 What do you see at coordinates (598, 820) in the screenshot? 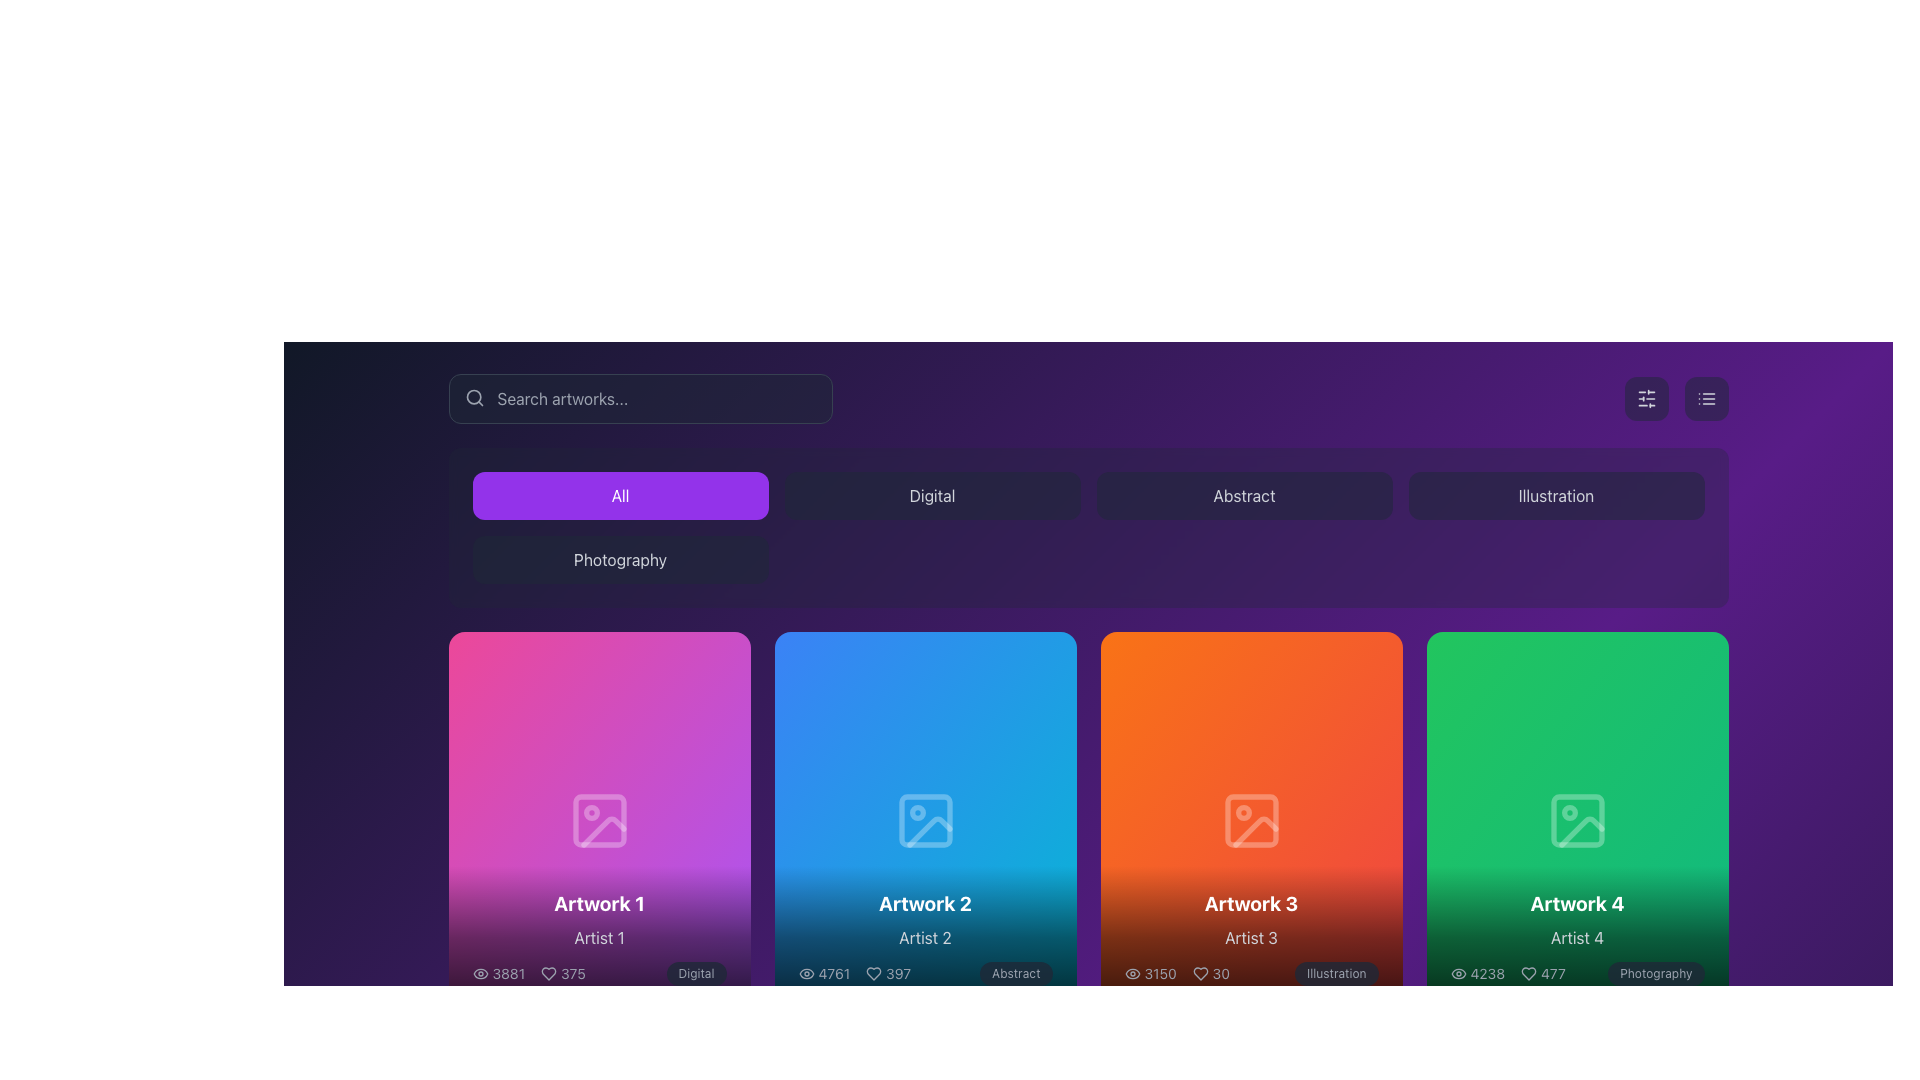
I see `the graphical rectangle component indicating an image placeholder within the 'Artwork 1' card in the first column of the grid layout` at bounding box center [598, 820].